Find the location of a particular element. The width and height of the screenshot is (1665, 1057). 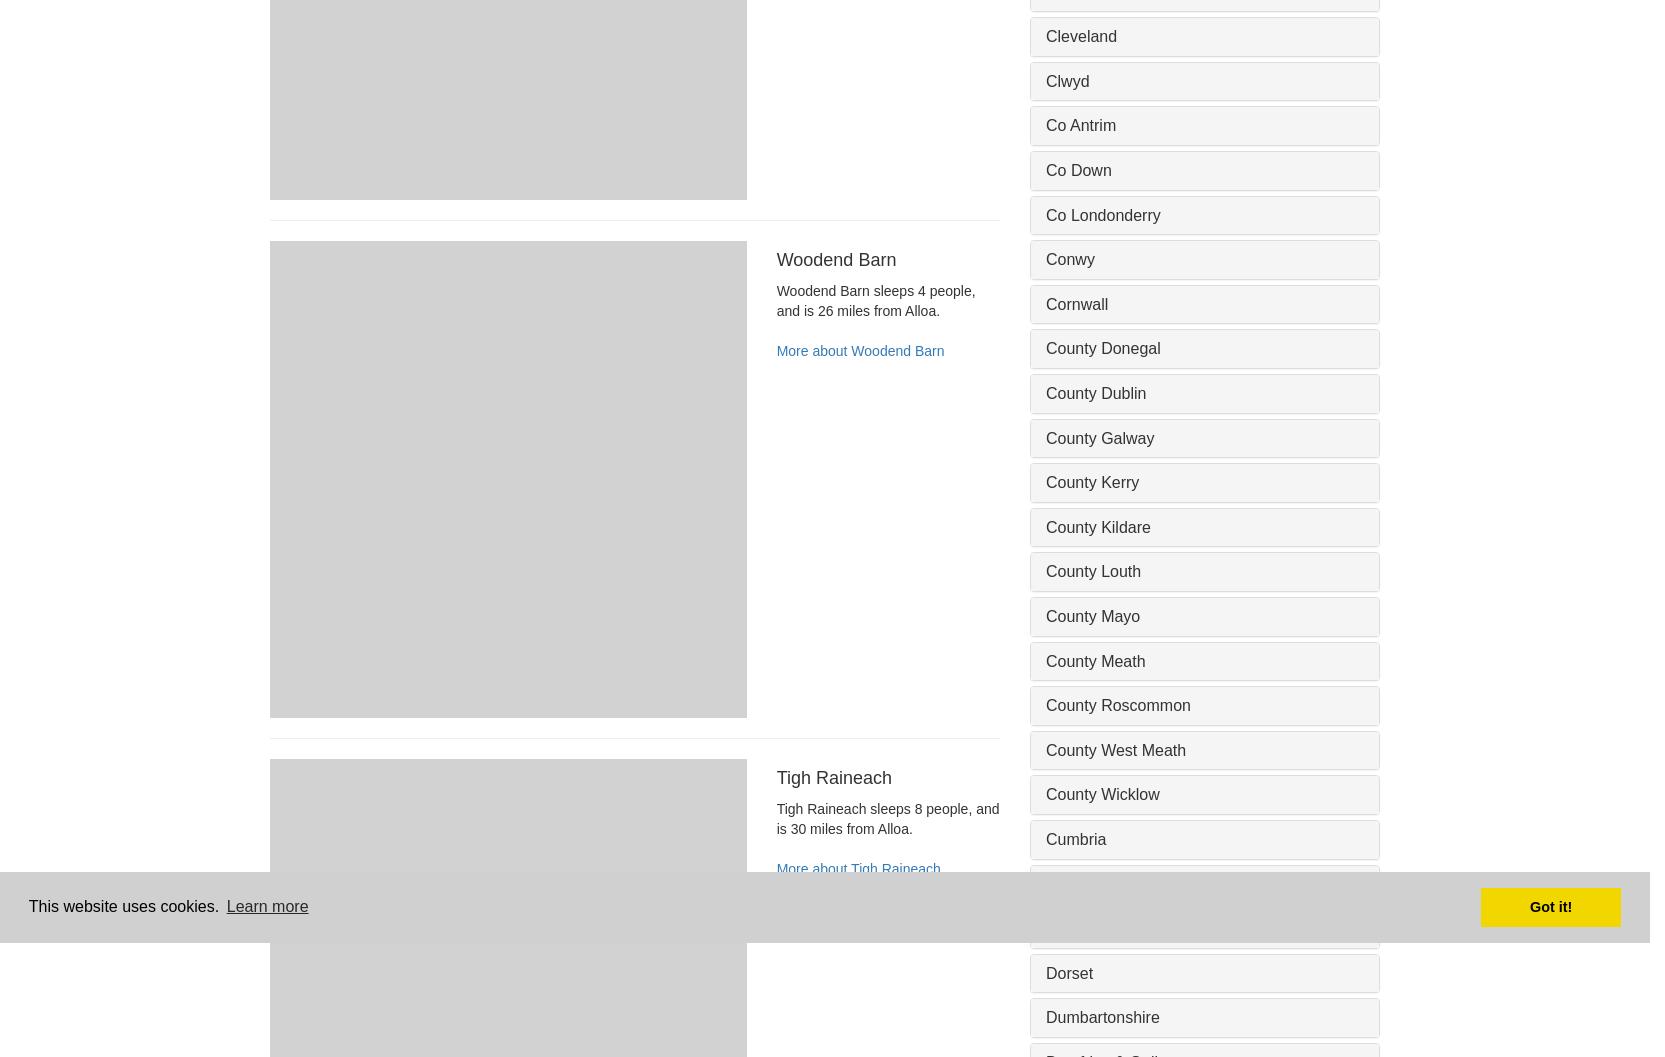

'Co Down' is located at coordinates (1077, 170).